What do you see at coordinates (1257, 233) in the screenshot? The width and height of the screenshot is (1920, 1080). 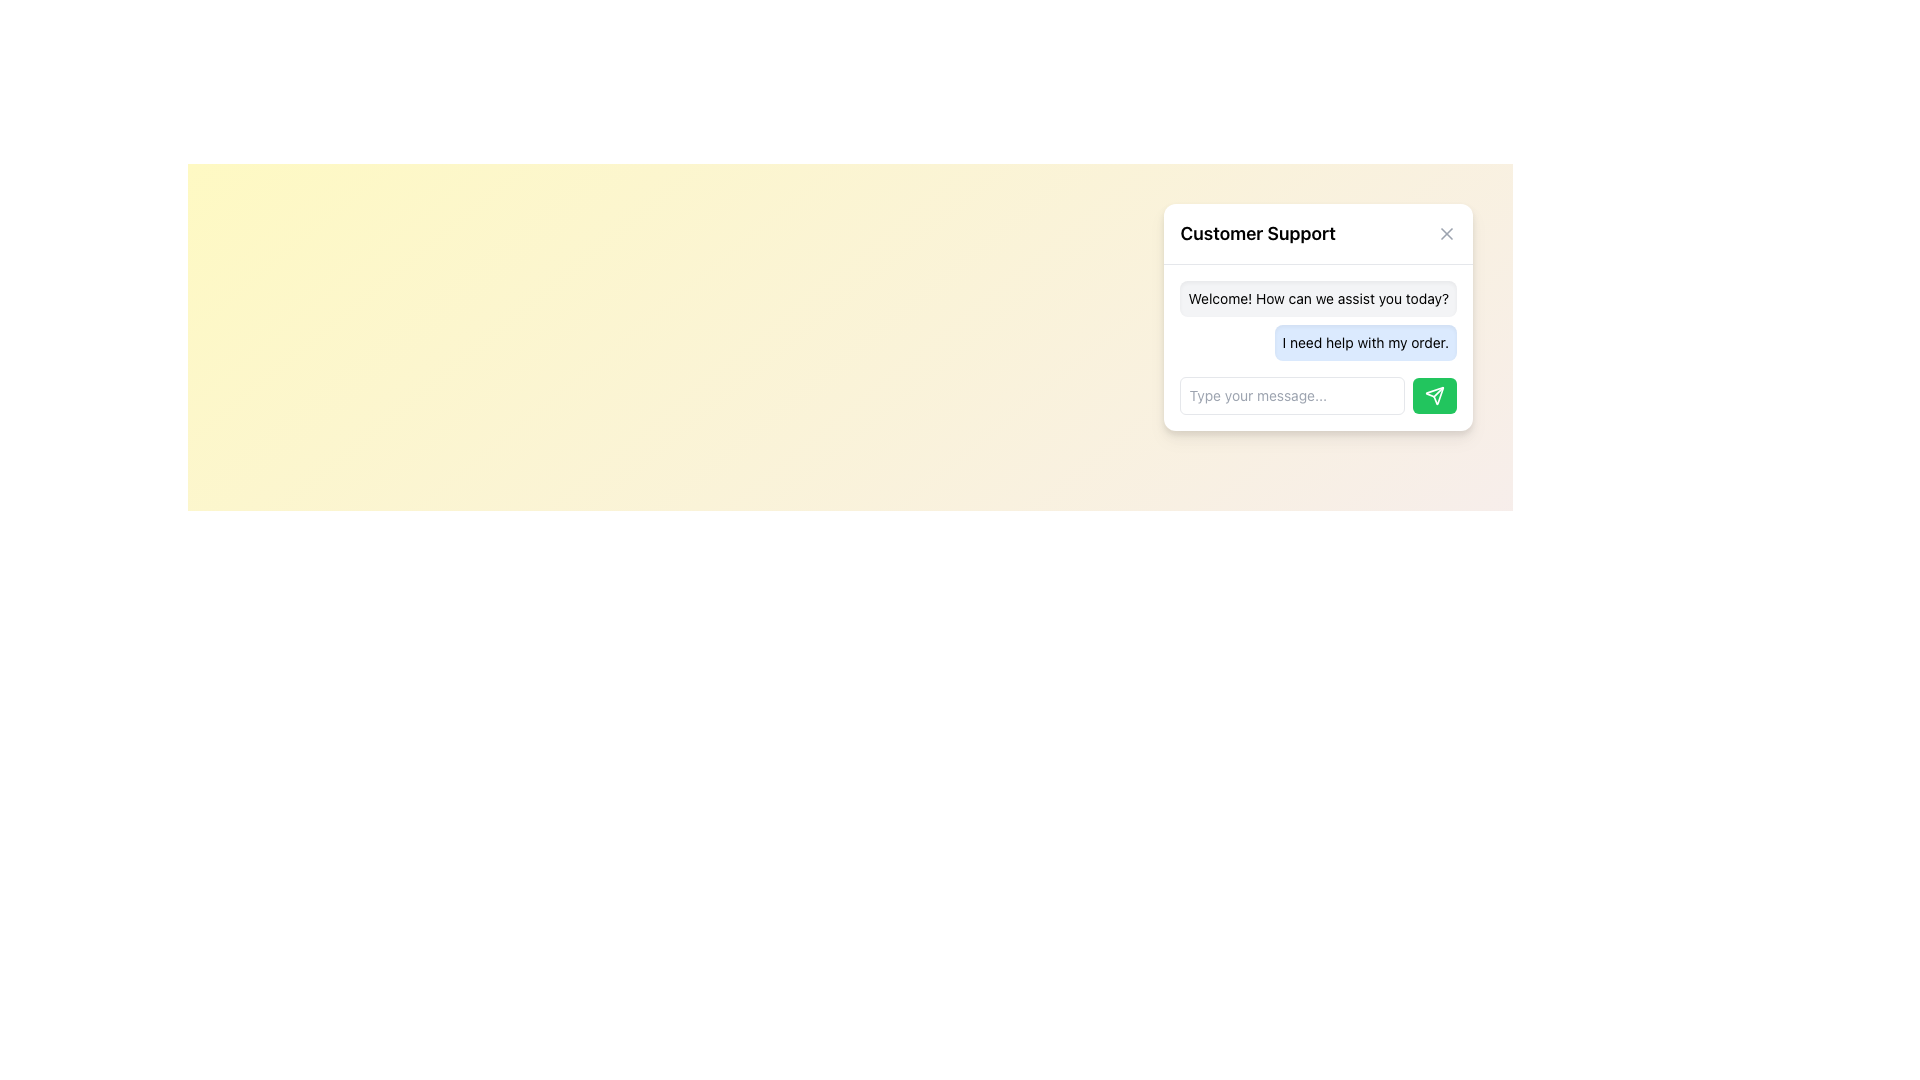 I see `the 'Customer Support' text label, which is prominently displayed at the top of the chat interface in bold font` at bounding box center [1257, 233].